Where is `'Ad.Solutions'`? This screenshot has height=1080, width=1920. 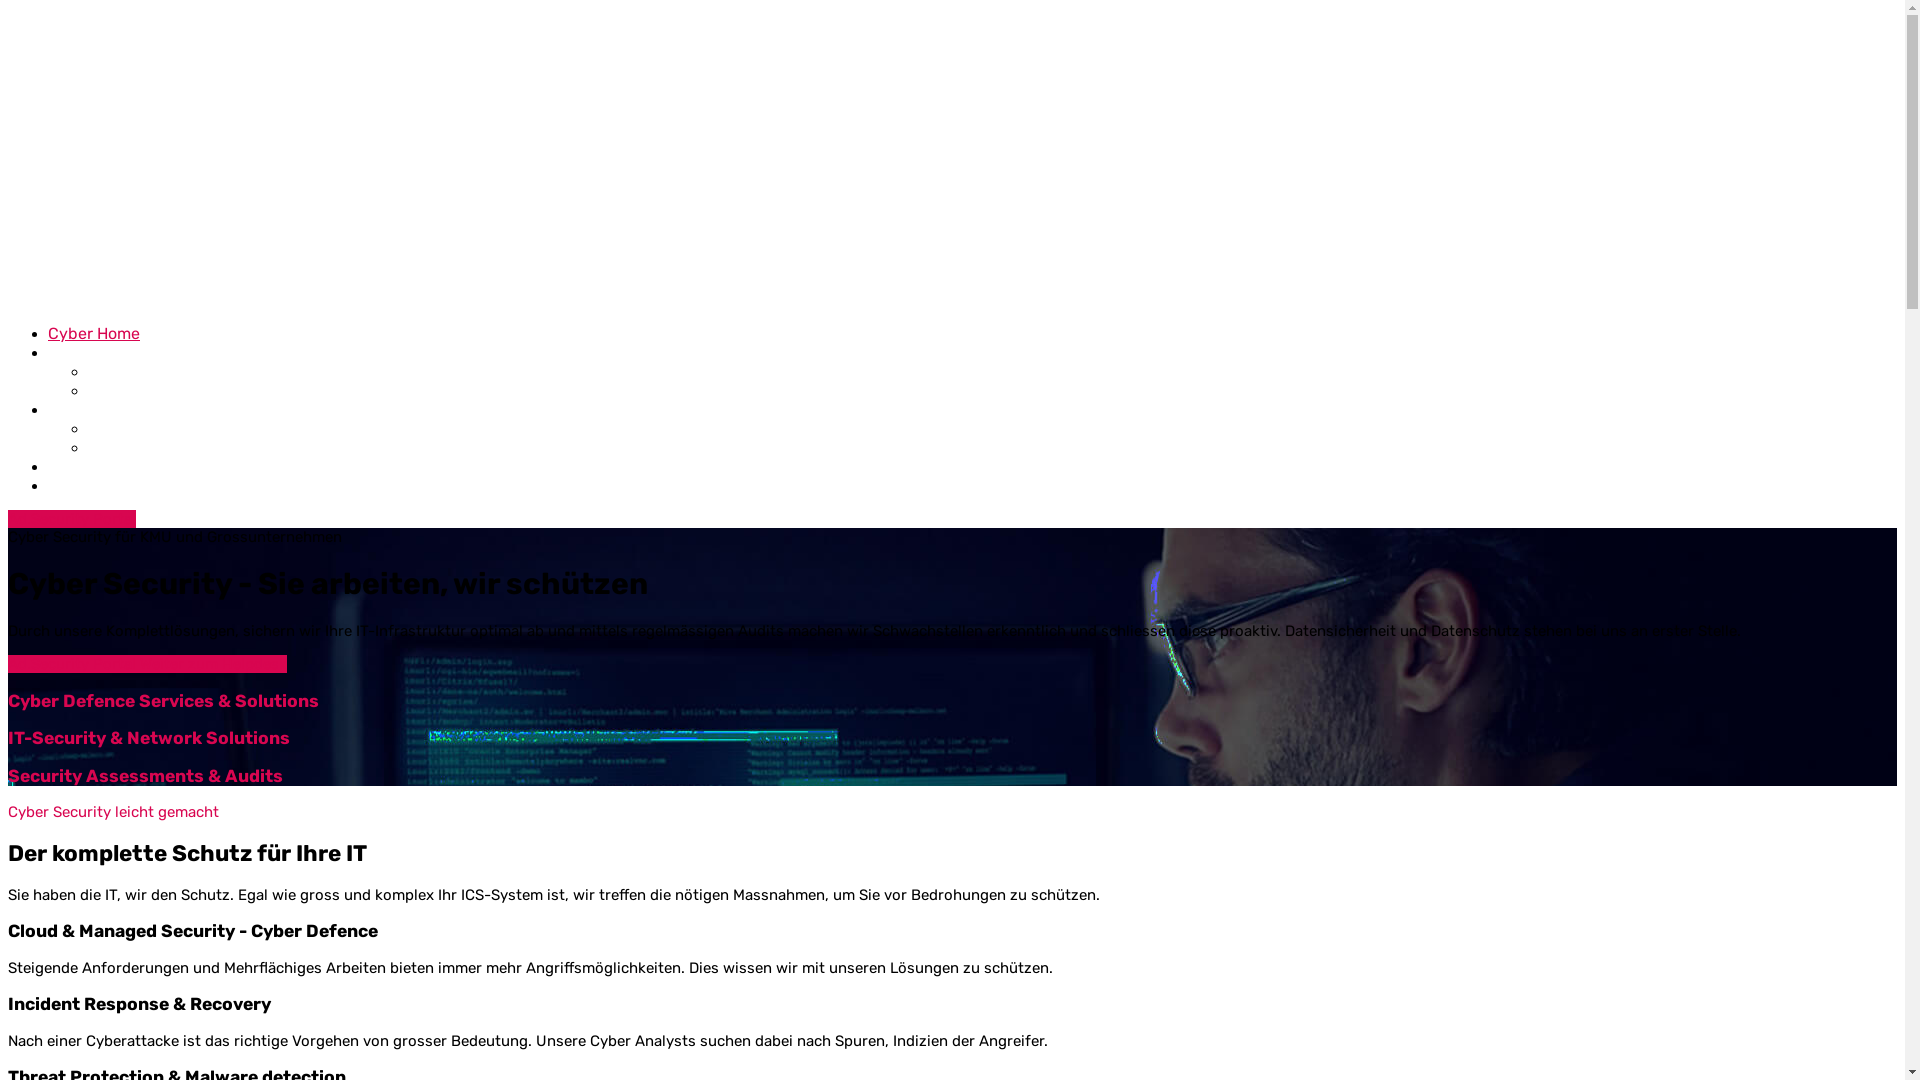 'Ad.Solutions' is located at coordinates (94, 351).